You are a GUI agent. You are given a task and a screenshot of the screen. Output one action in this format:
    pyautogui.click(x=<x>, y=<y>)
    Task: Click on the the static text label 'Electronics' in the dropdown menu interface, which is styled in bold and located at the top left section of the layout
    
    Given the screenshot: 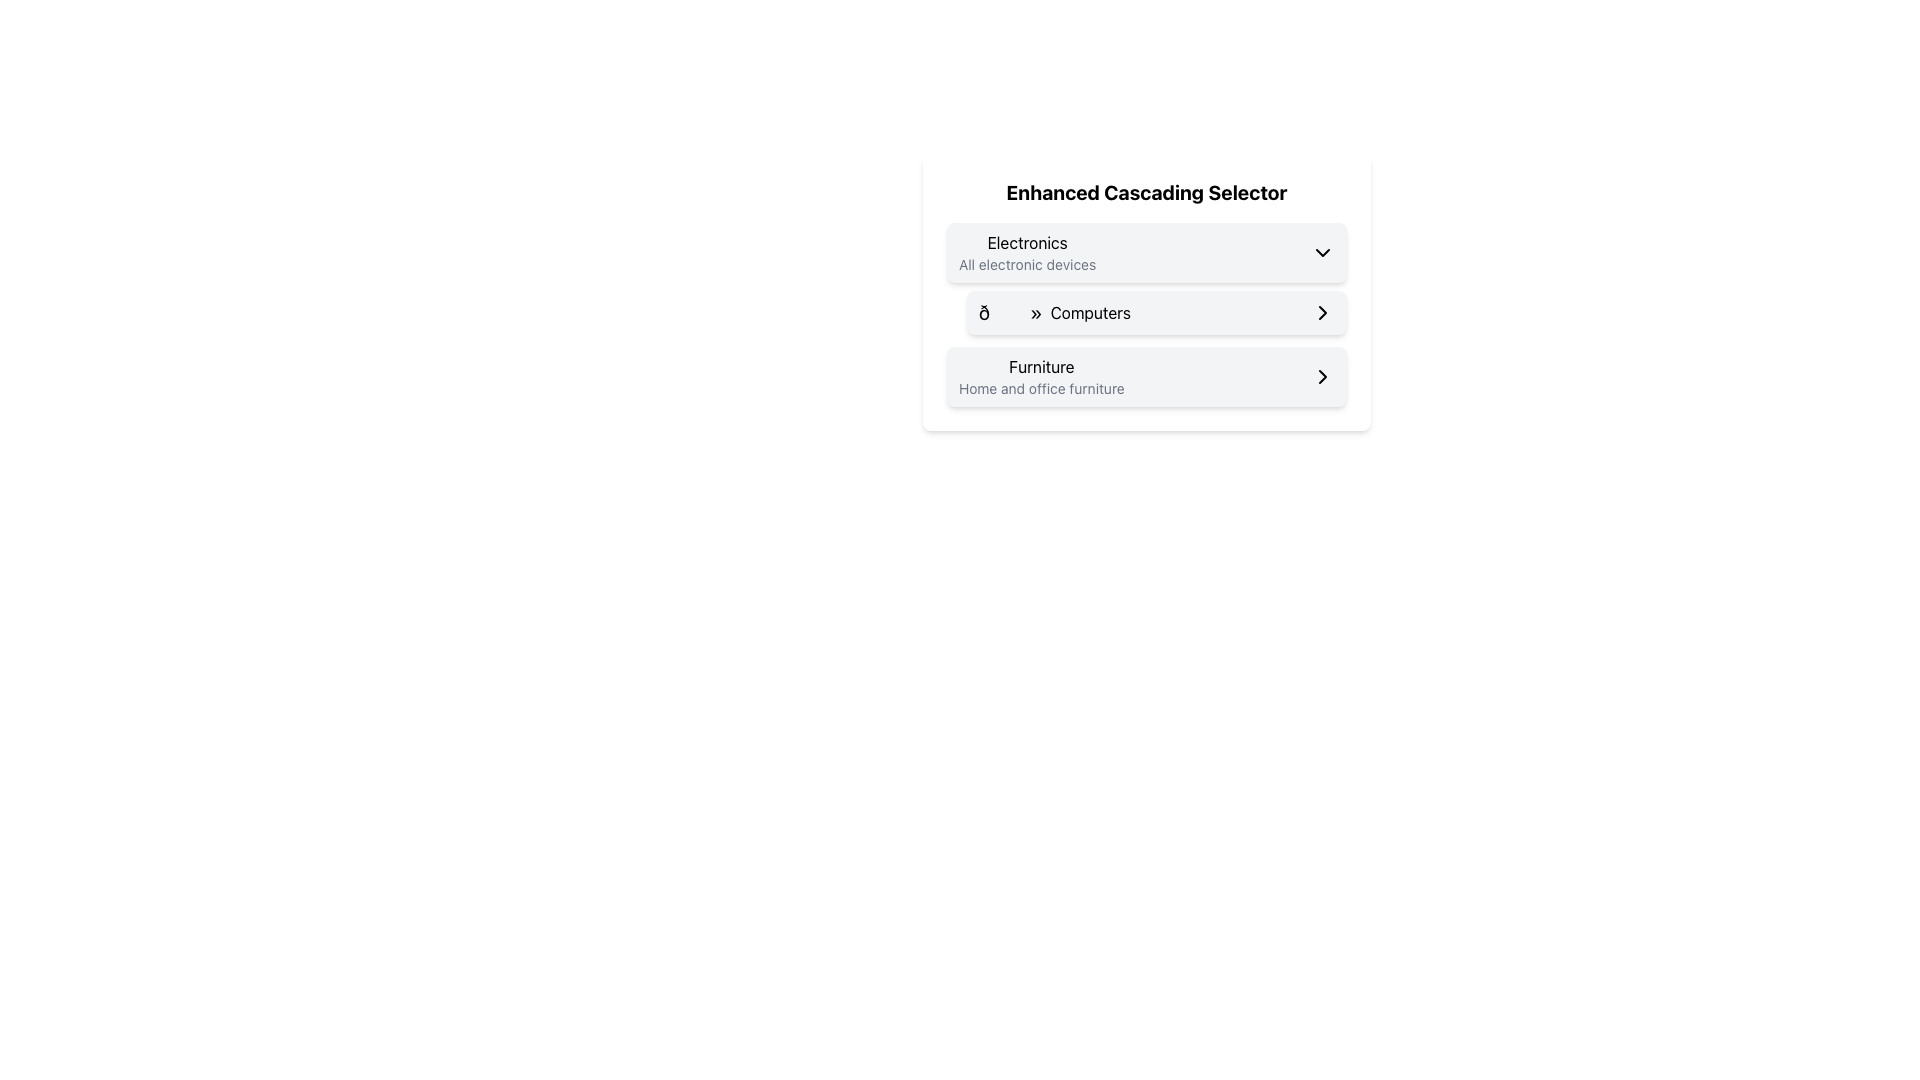 What is the action you would take?
    pyautogui.click(x=1027, y=242)
    